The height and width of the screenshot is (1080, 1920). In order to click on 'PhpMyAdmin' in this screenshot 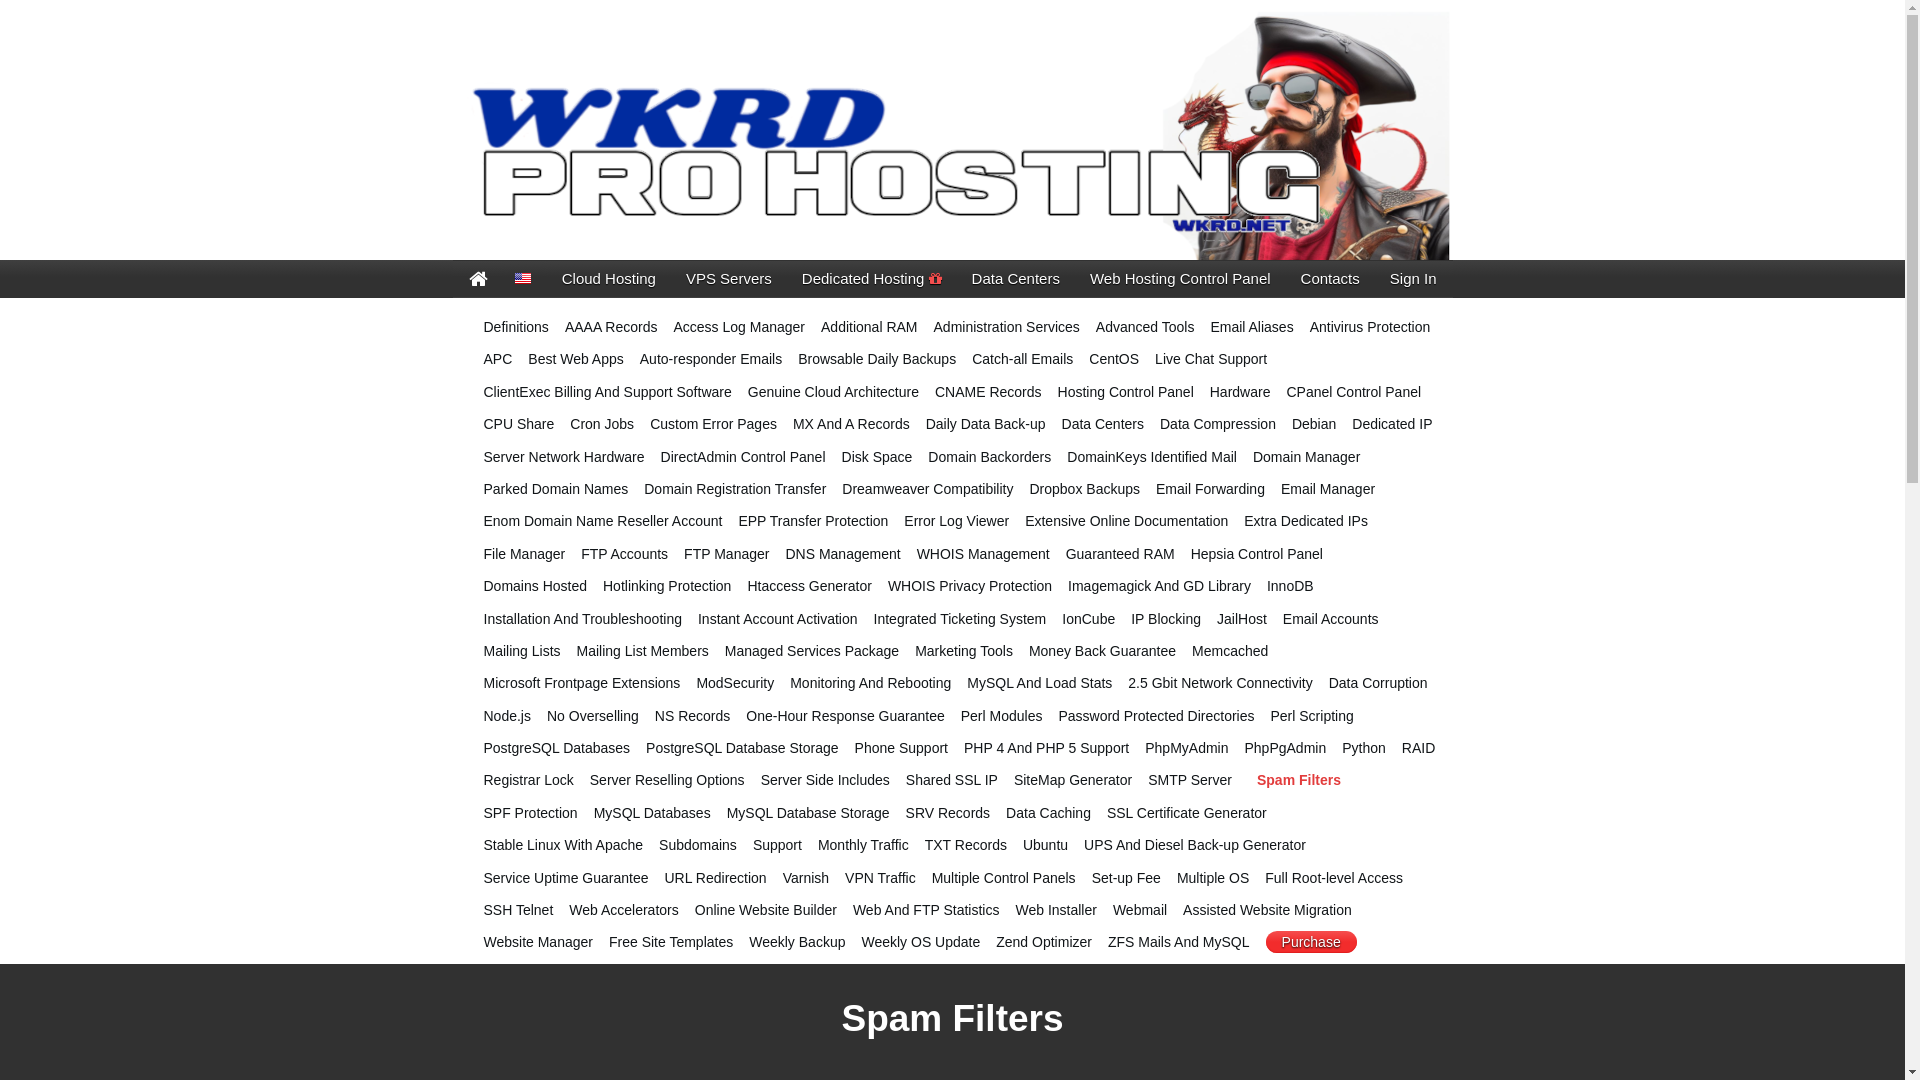, I will do `click(1186, 748)`.